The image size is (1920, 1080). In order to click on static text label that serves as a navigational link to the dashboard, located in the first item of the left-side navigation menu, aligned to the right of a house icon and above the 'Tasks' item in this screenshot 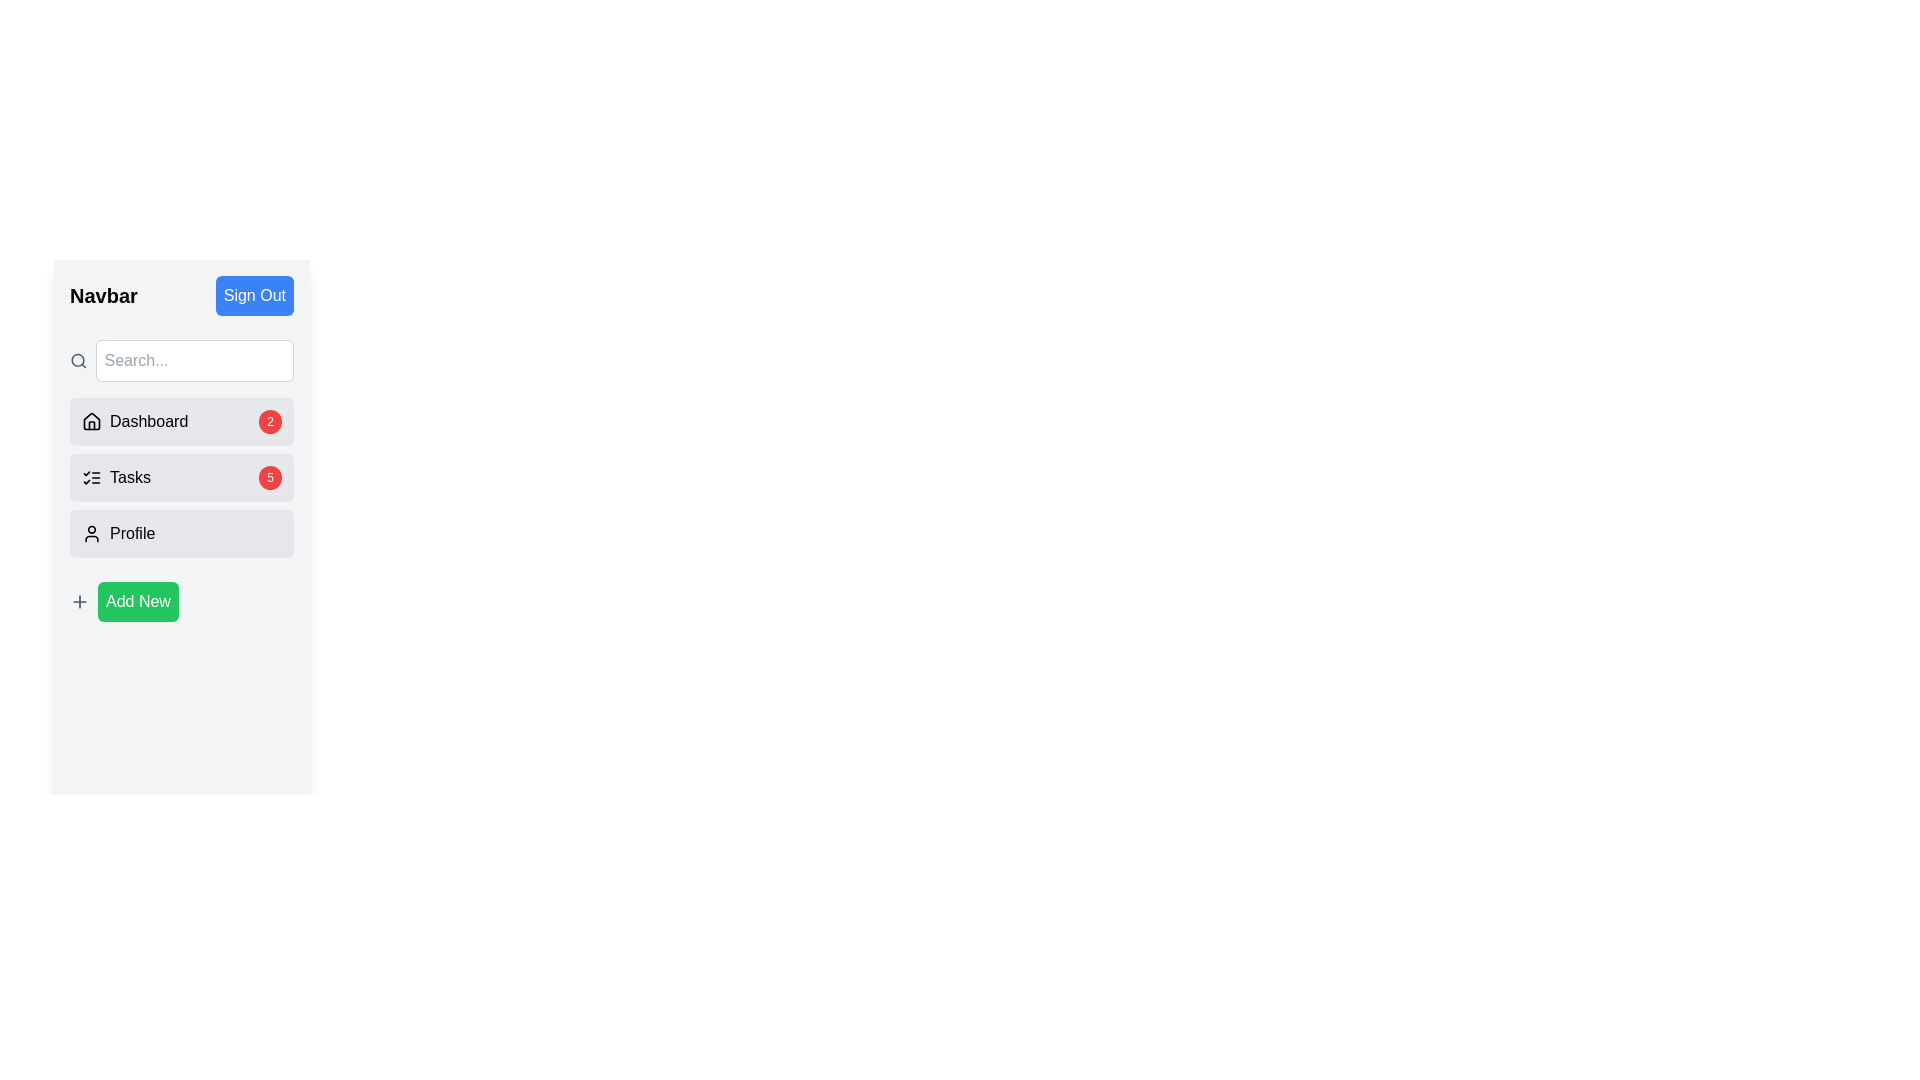, I will do `click(148, 420)`.